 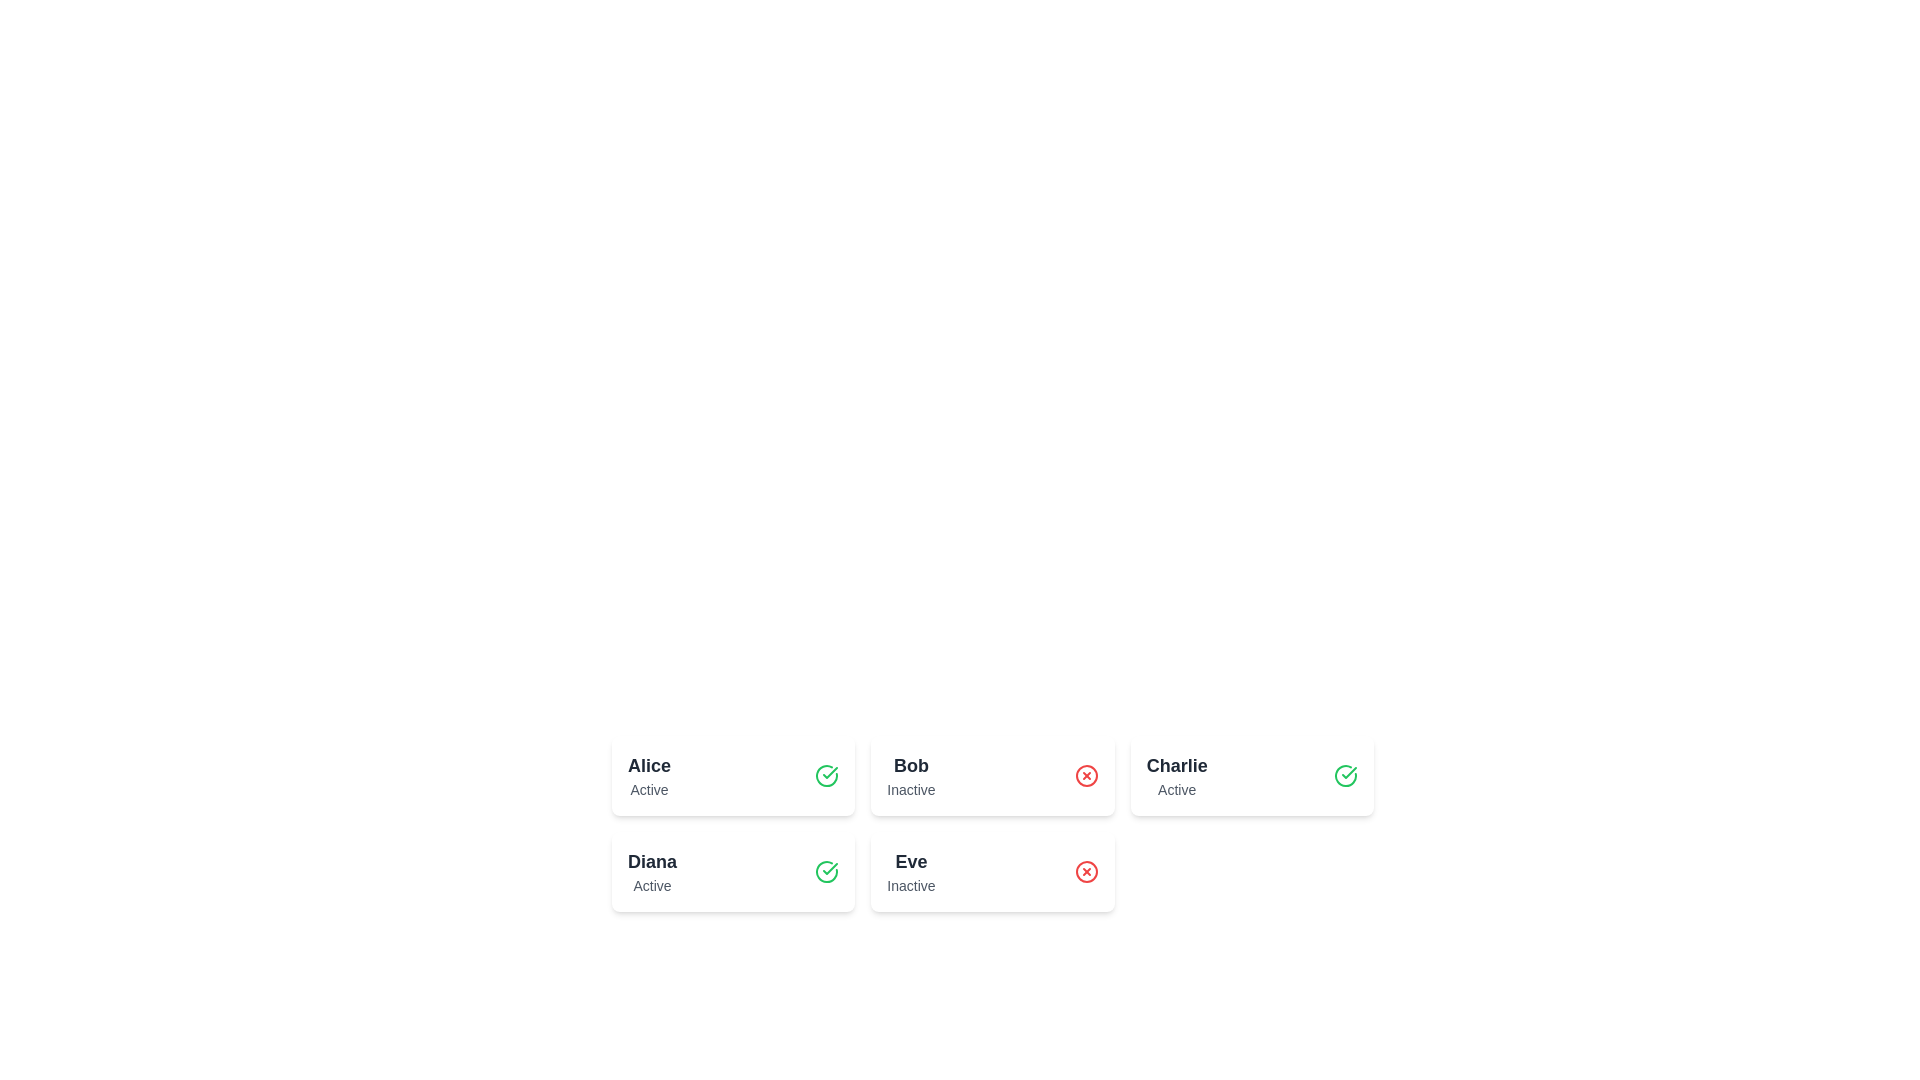 What do you see at coordinates (910, 885) in the screenshot?
I see `the status indicator text label that displays 'Inactive', located directly below the 'Eve' text in the bottom-right corner of the card layout` at bounding box center [910, 885].